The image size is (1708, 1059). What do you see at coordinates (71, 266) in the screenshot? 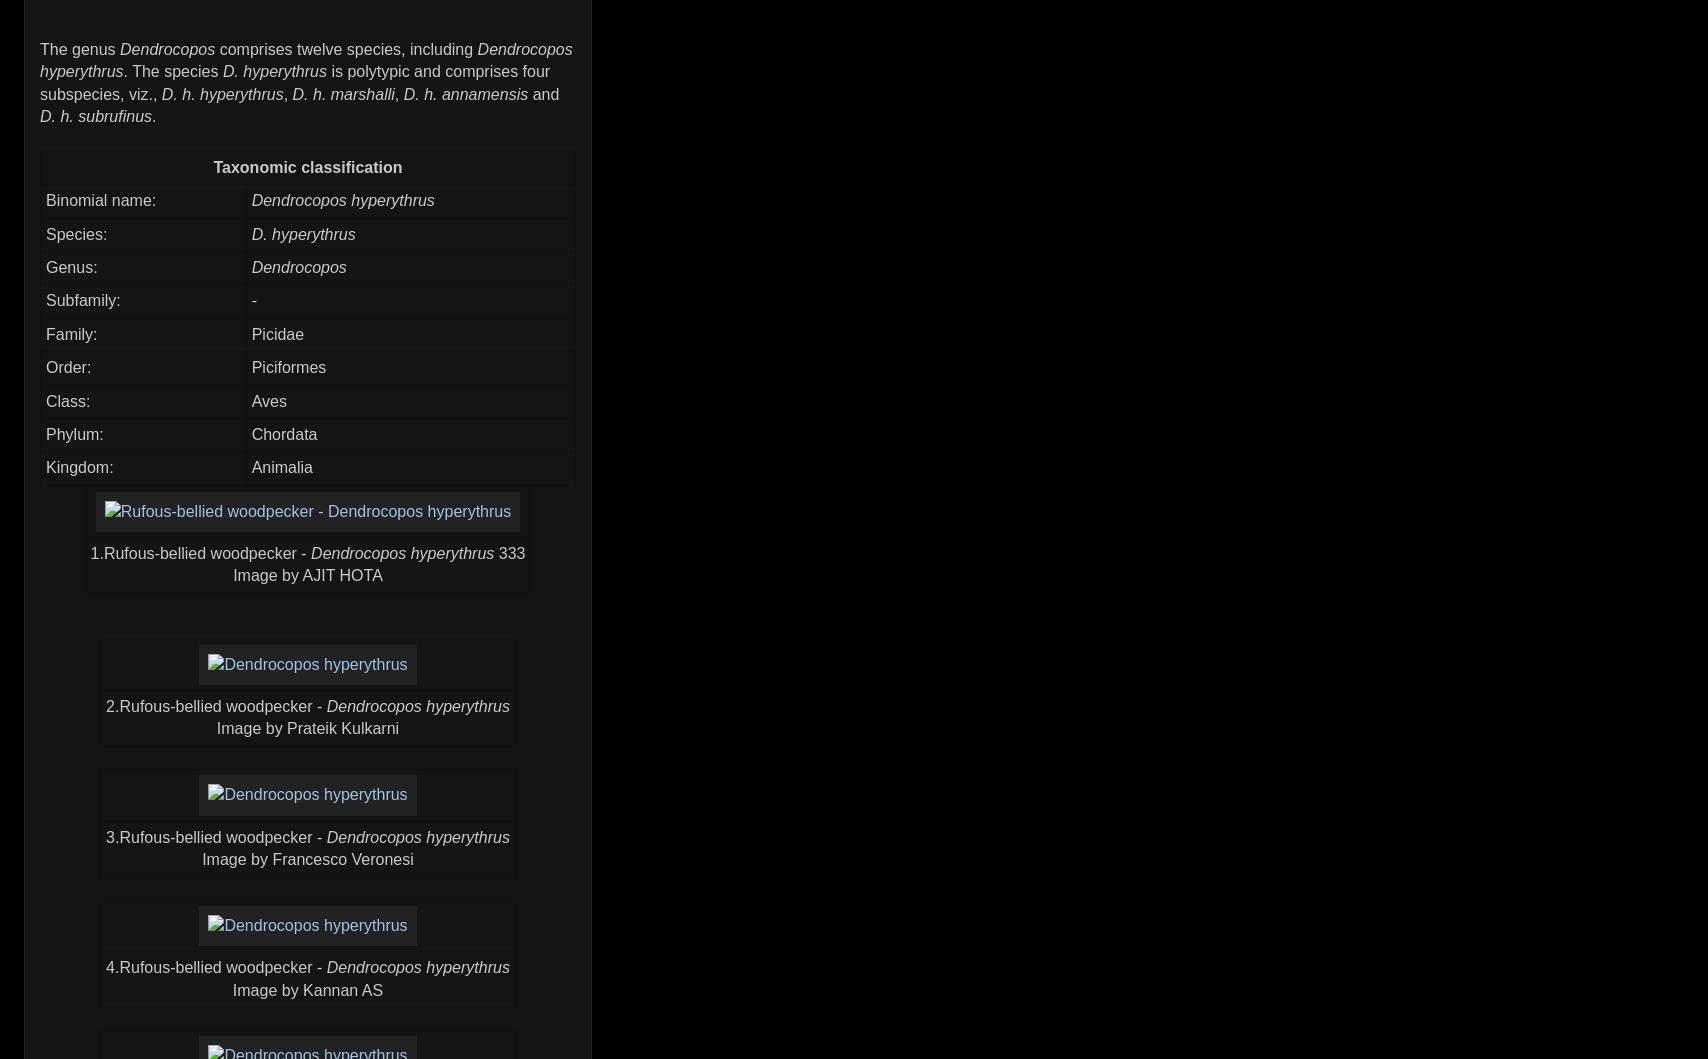
I see `'Genus:'` at bounding box center [71, 266].